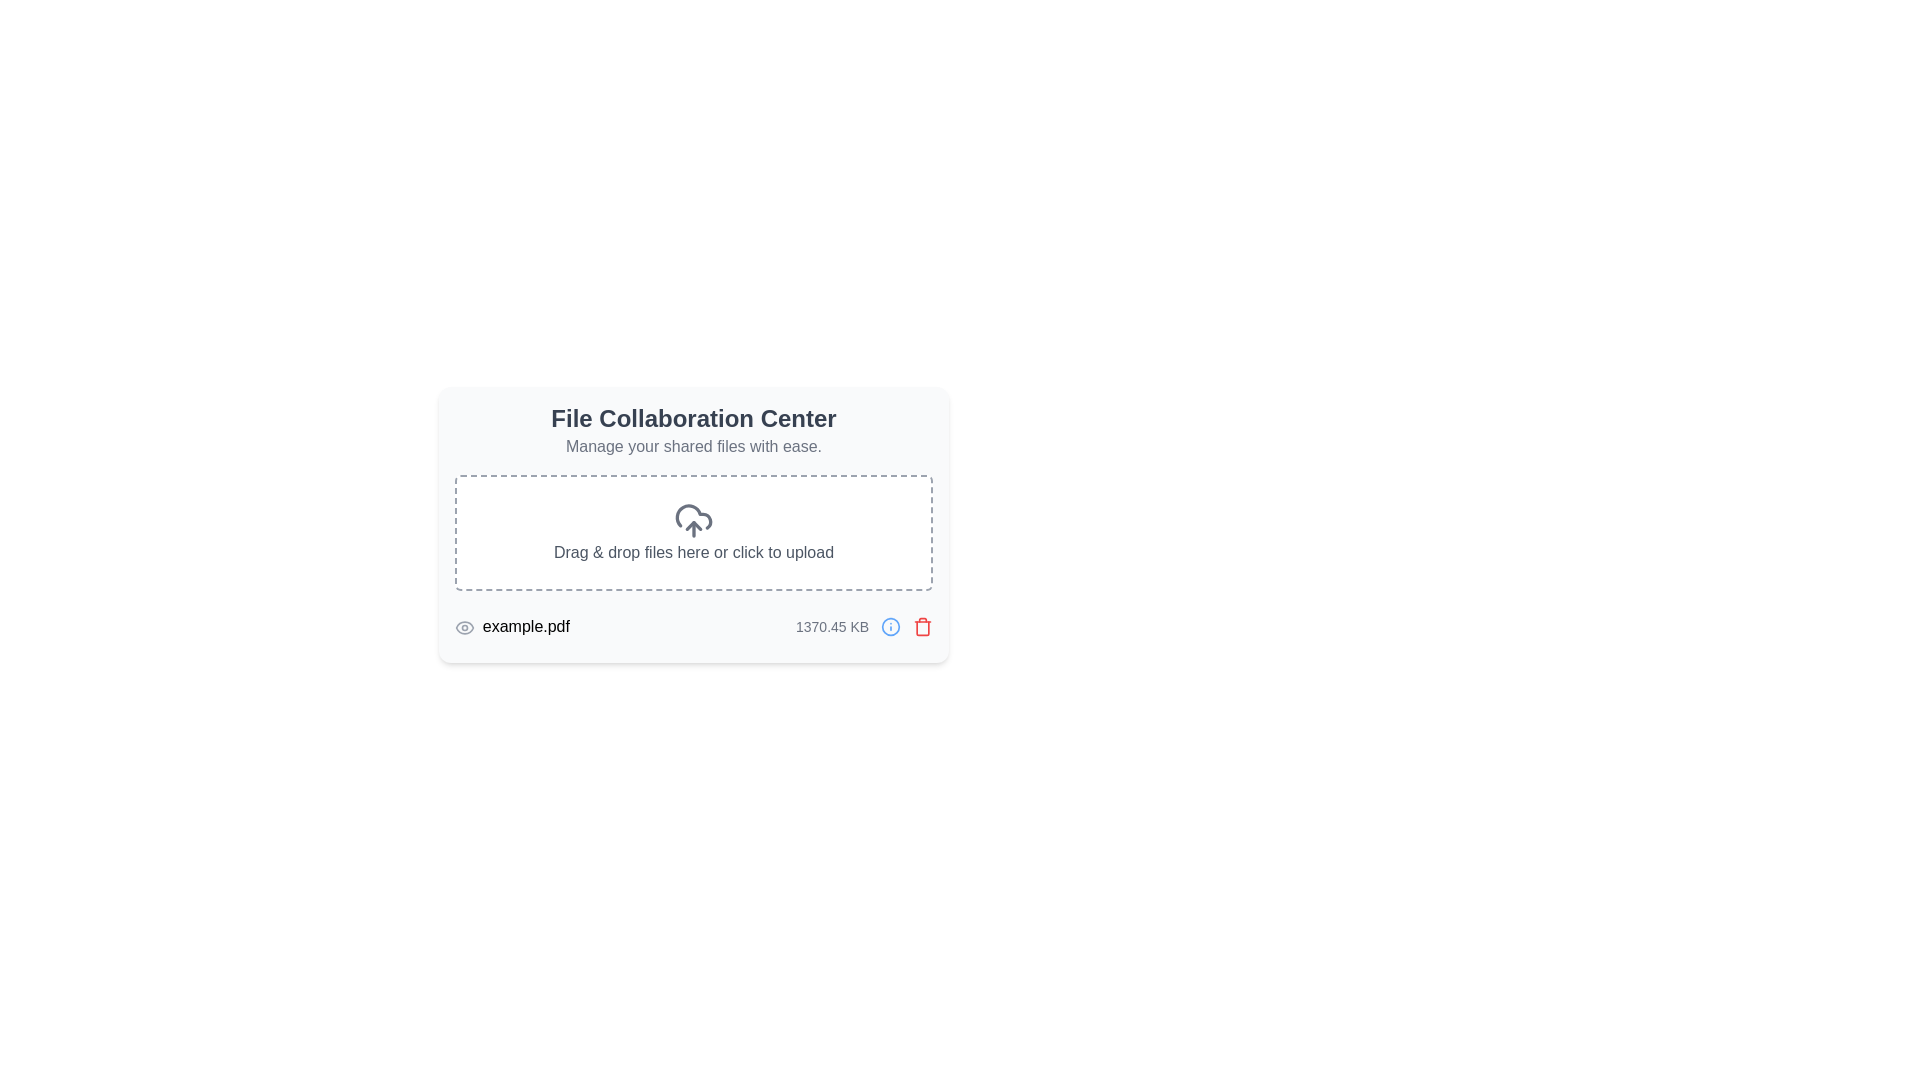  What do you see at coordinates (890, 626) in the screenshot?
I see `the circular blue info icon featuring an 'i' symbol, located between the text '1370.45 KB' and a trash can icon` at bounding box center [890, 626].